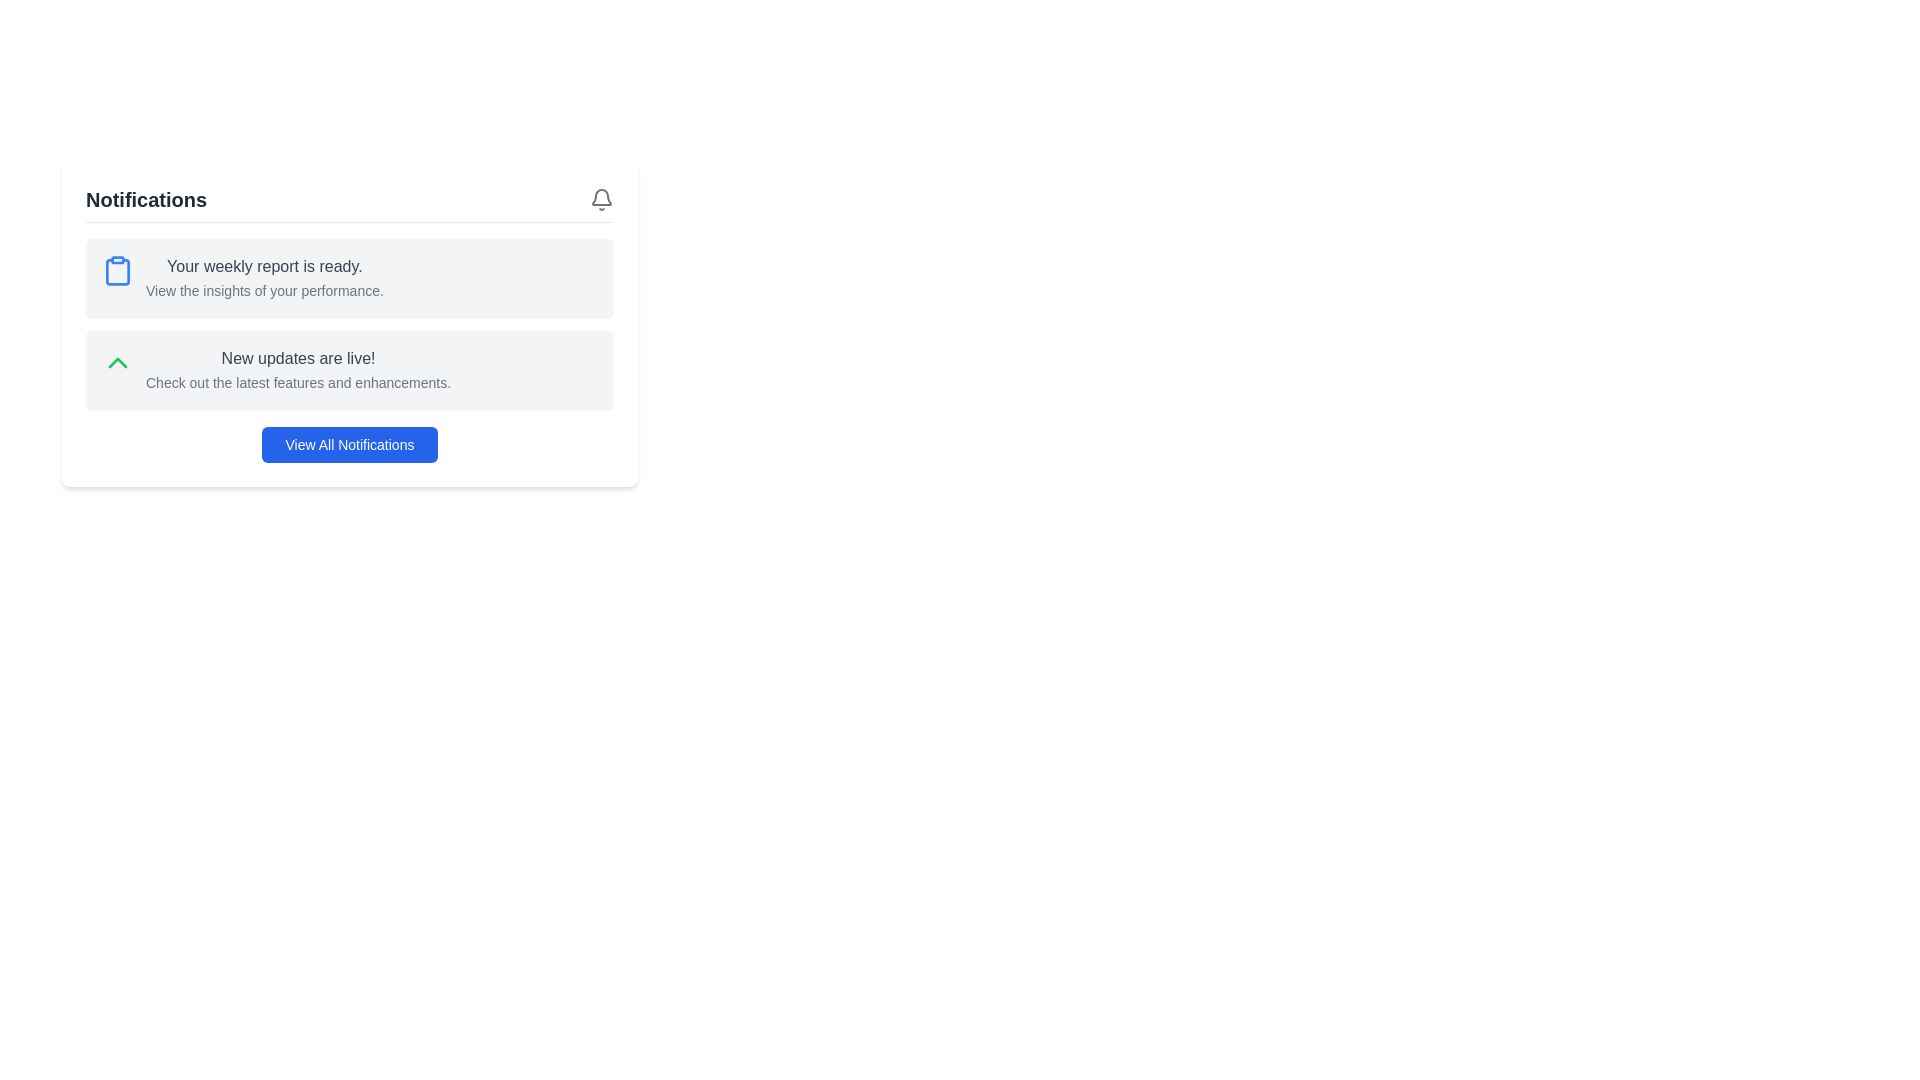  What do you see at coordinates (117, 270) in the screenshot?
I see `the SVG icon representing the clipboard or reporting feature located at the top-left corner of the first notification card, positioned to the left of the text 'Your weekly report is ready.'` at bounding box center [117, 270].